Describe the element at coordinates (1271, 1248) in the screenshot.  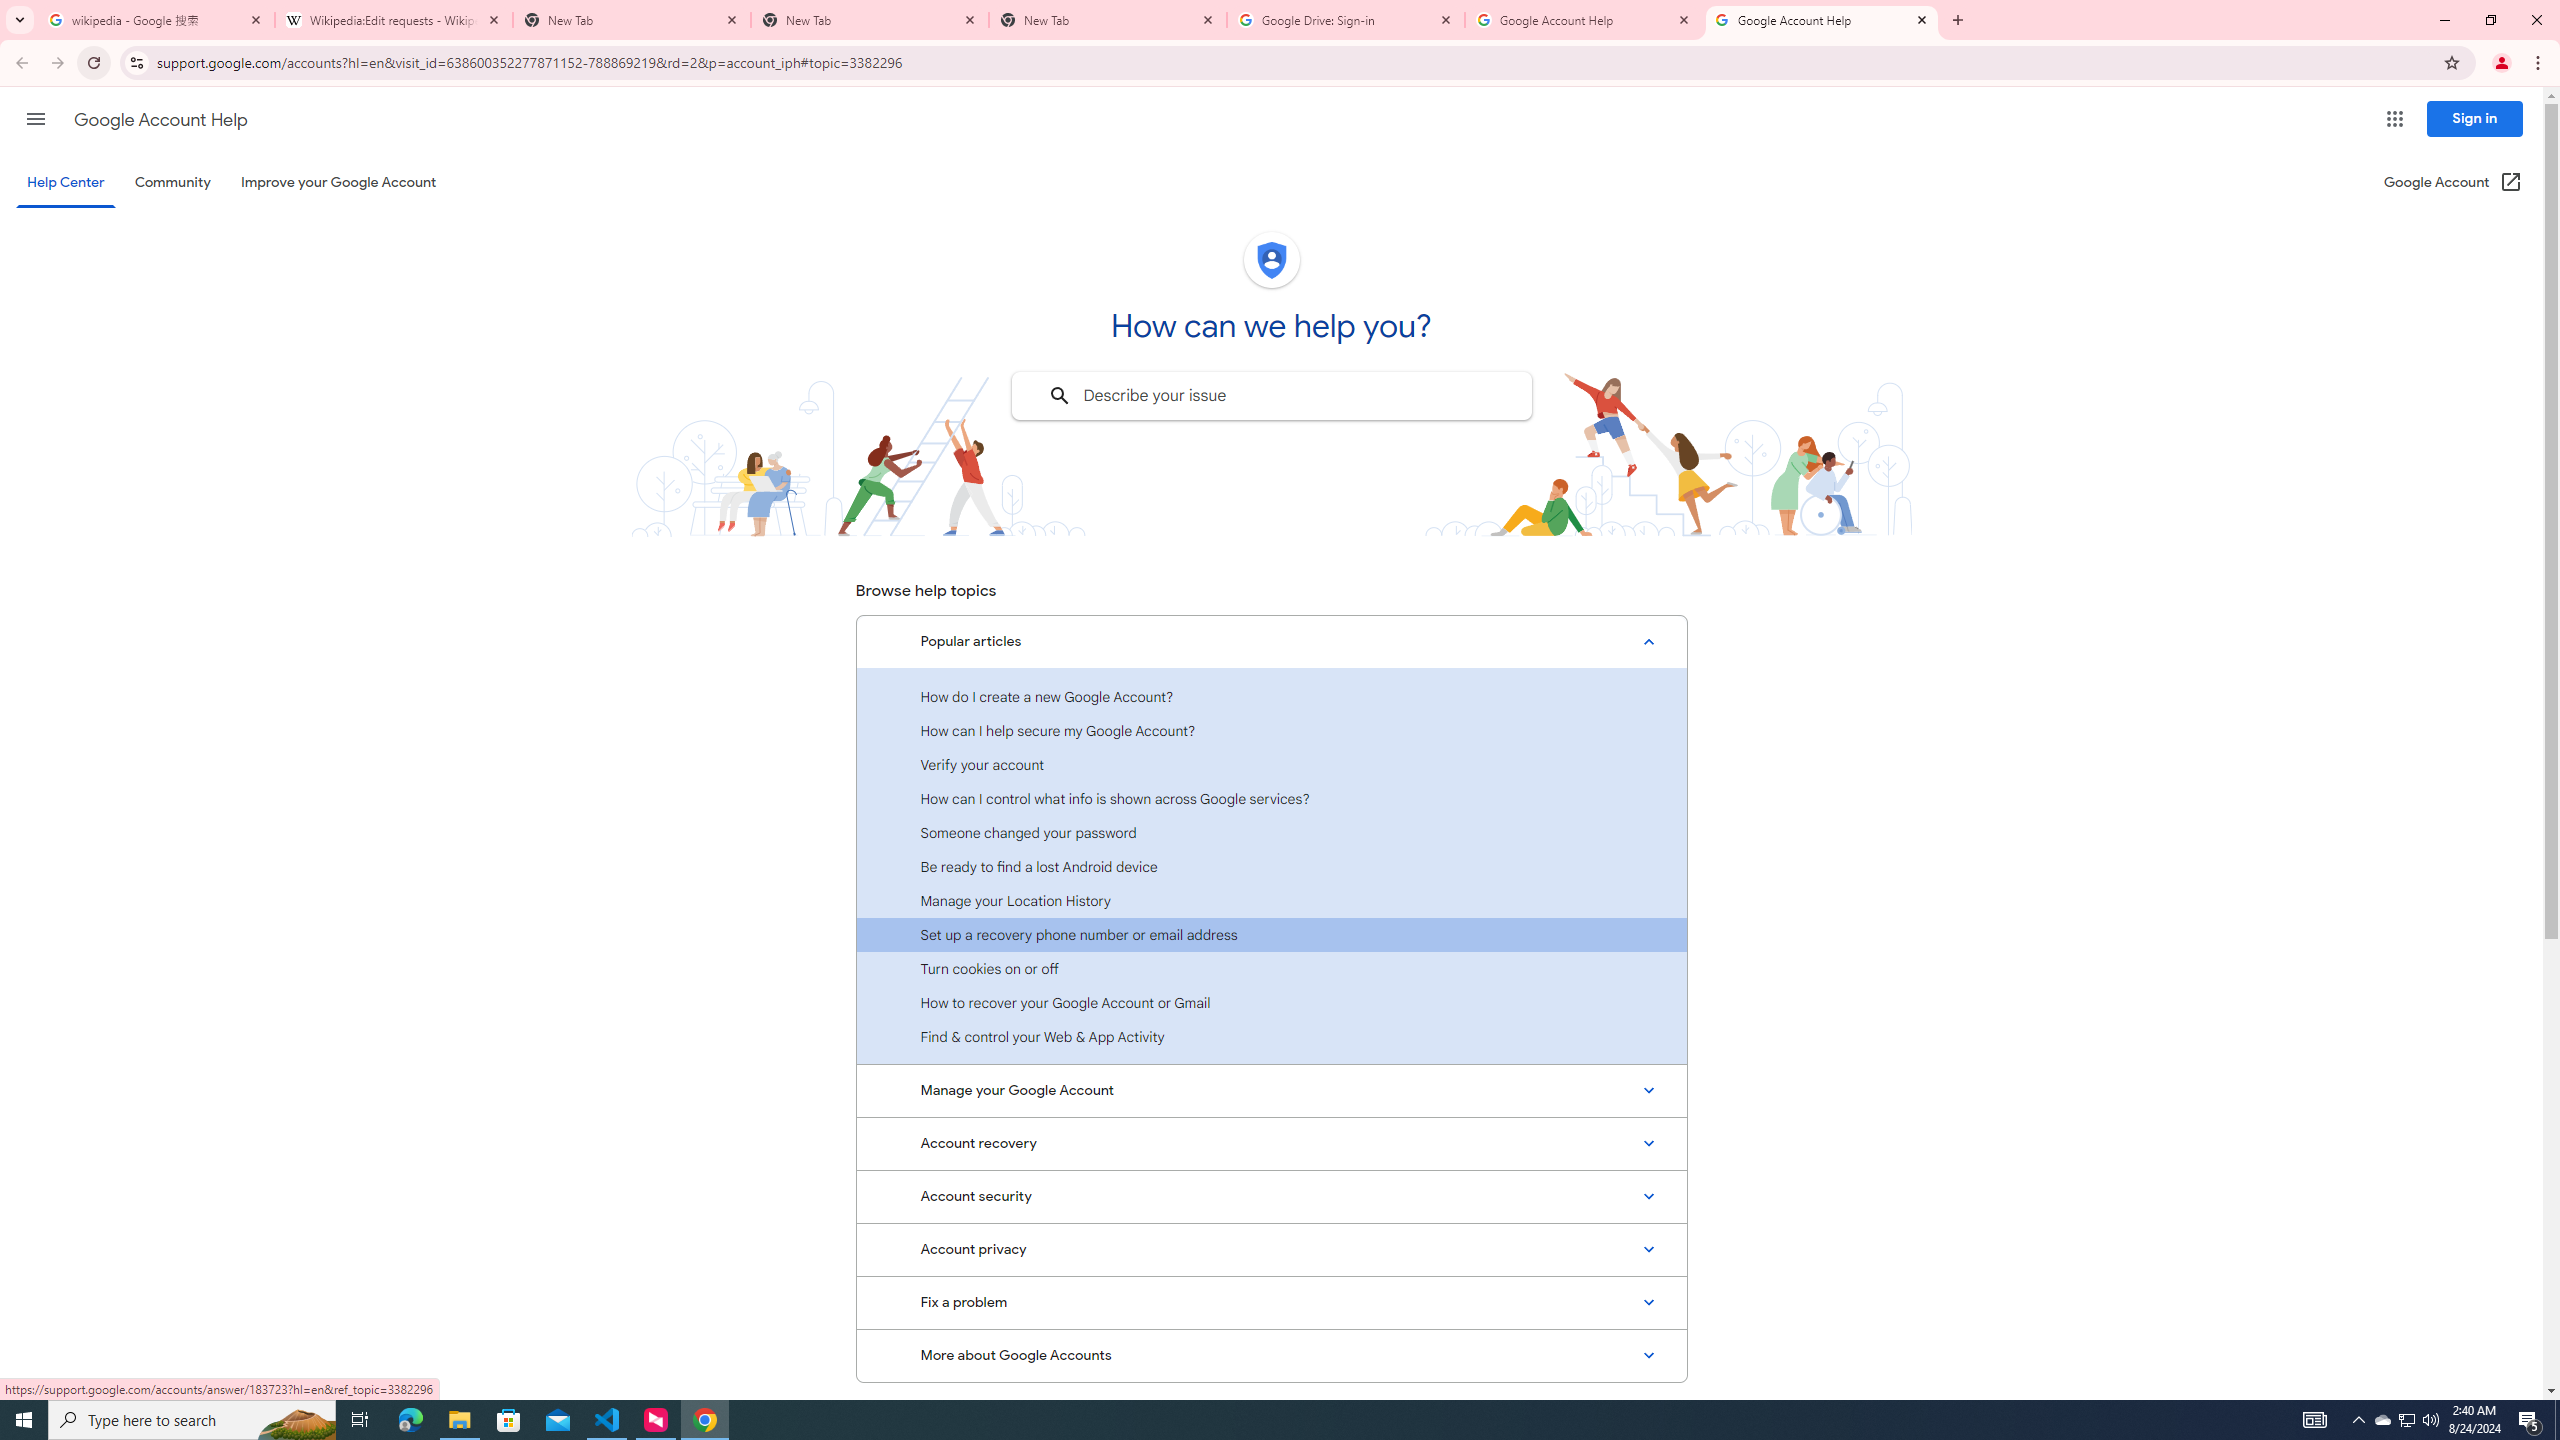
I see `'Account privacy'` at that location.